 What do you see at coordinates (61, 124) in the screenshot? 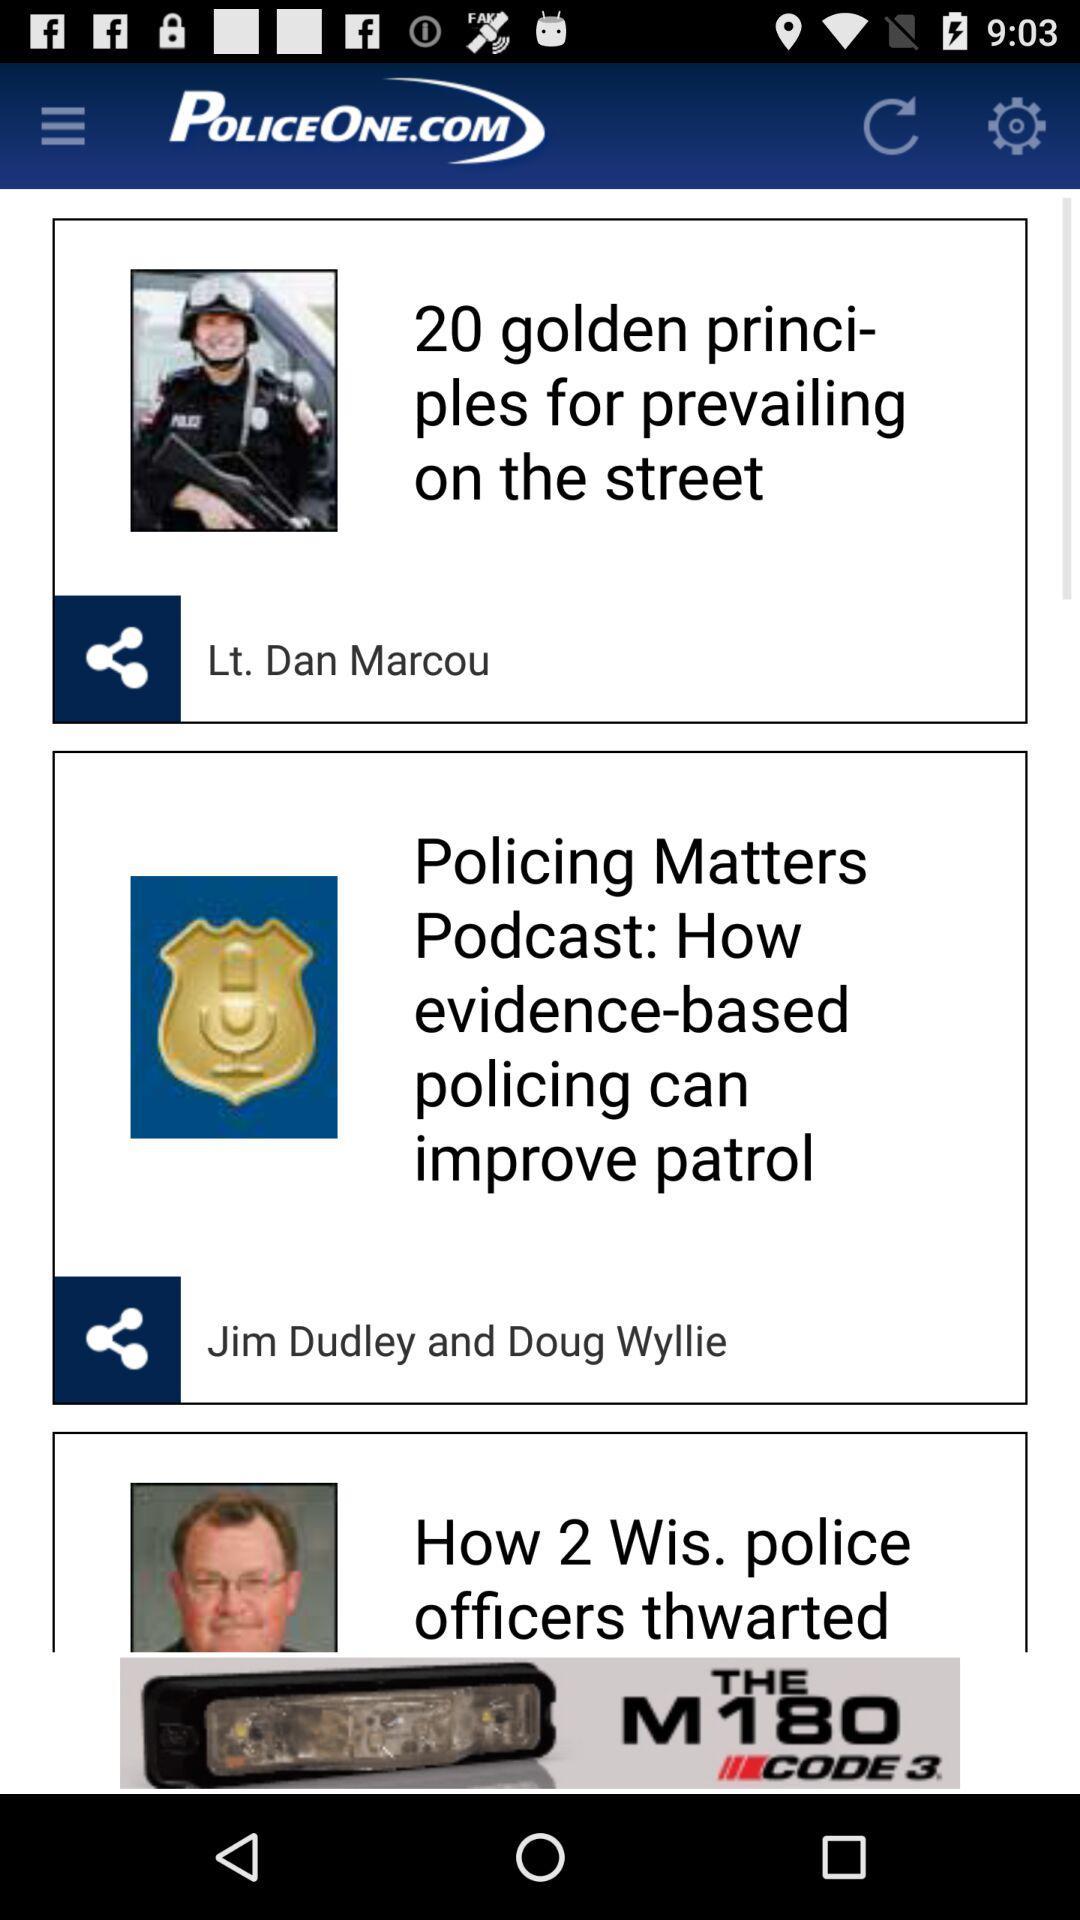
I see `menu option` at bounding box center [61, 124].